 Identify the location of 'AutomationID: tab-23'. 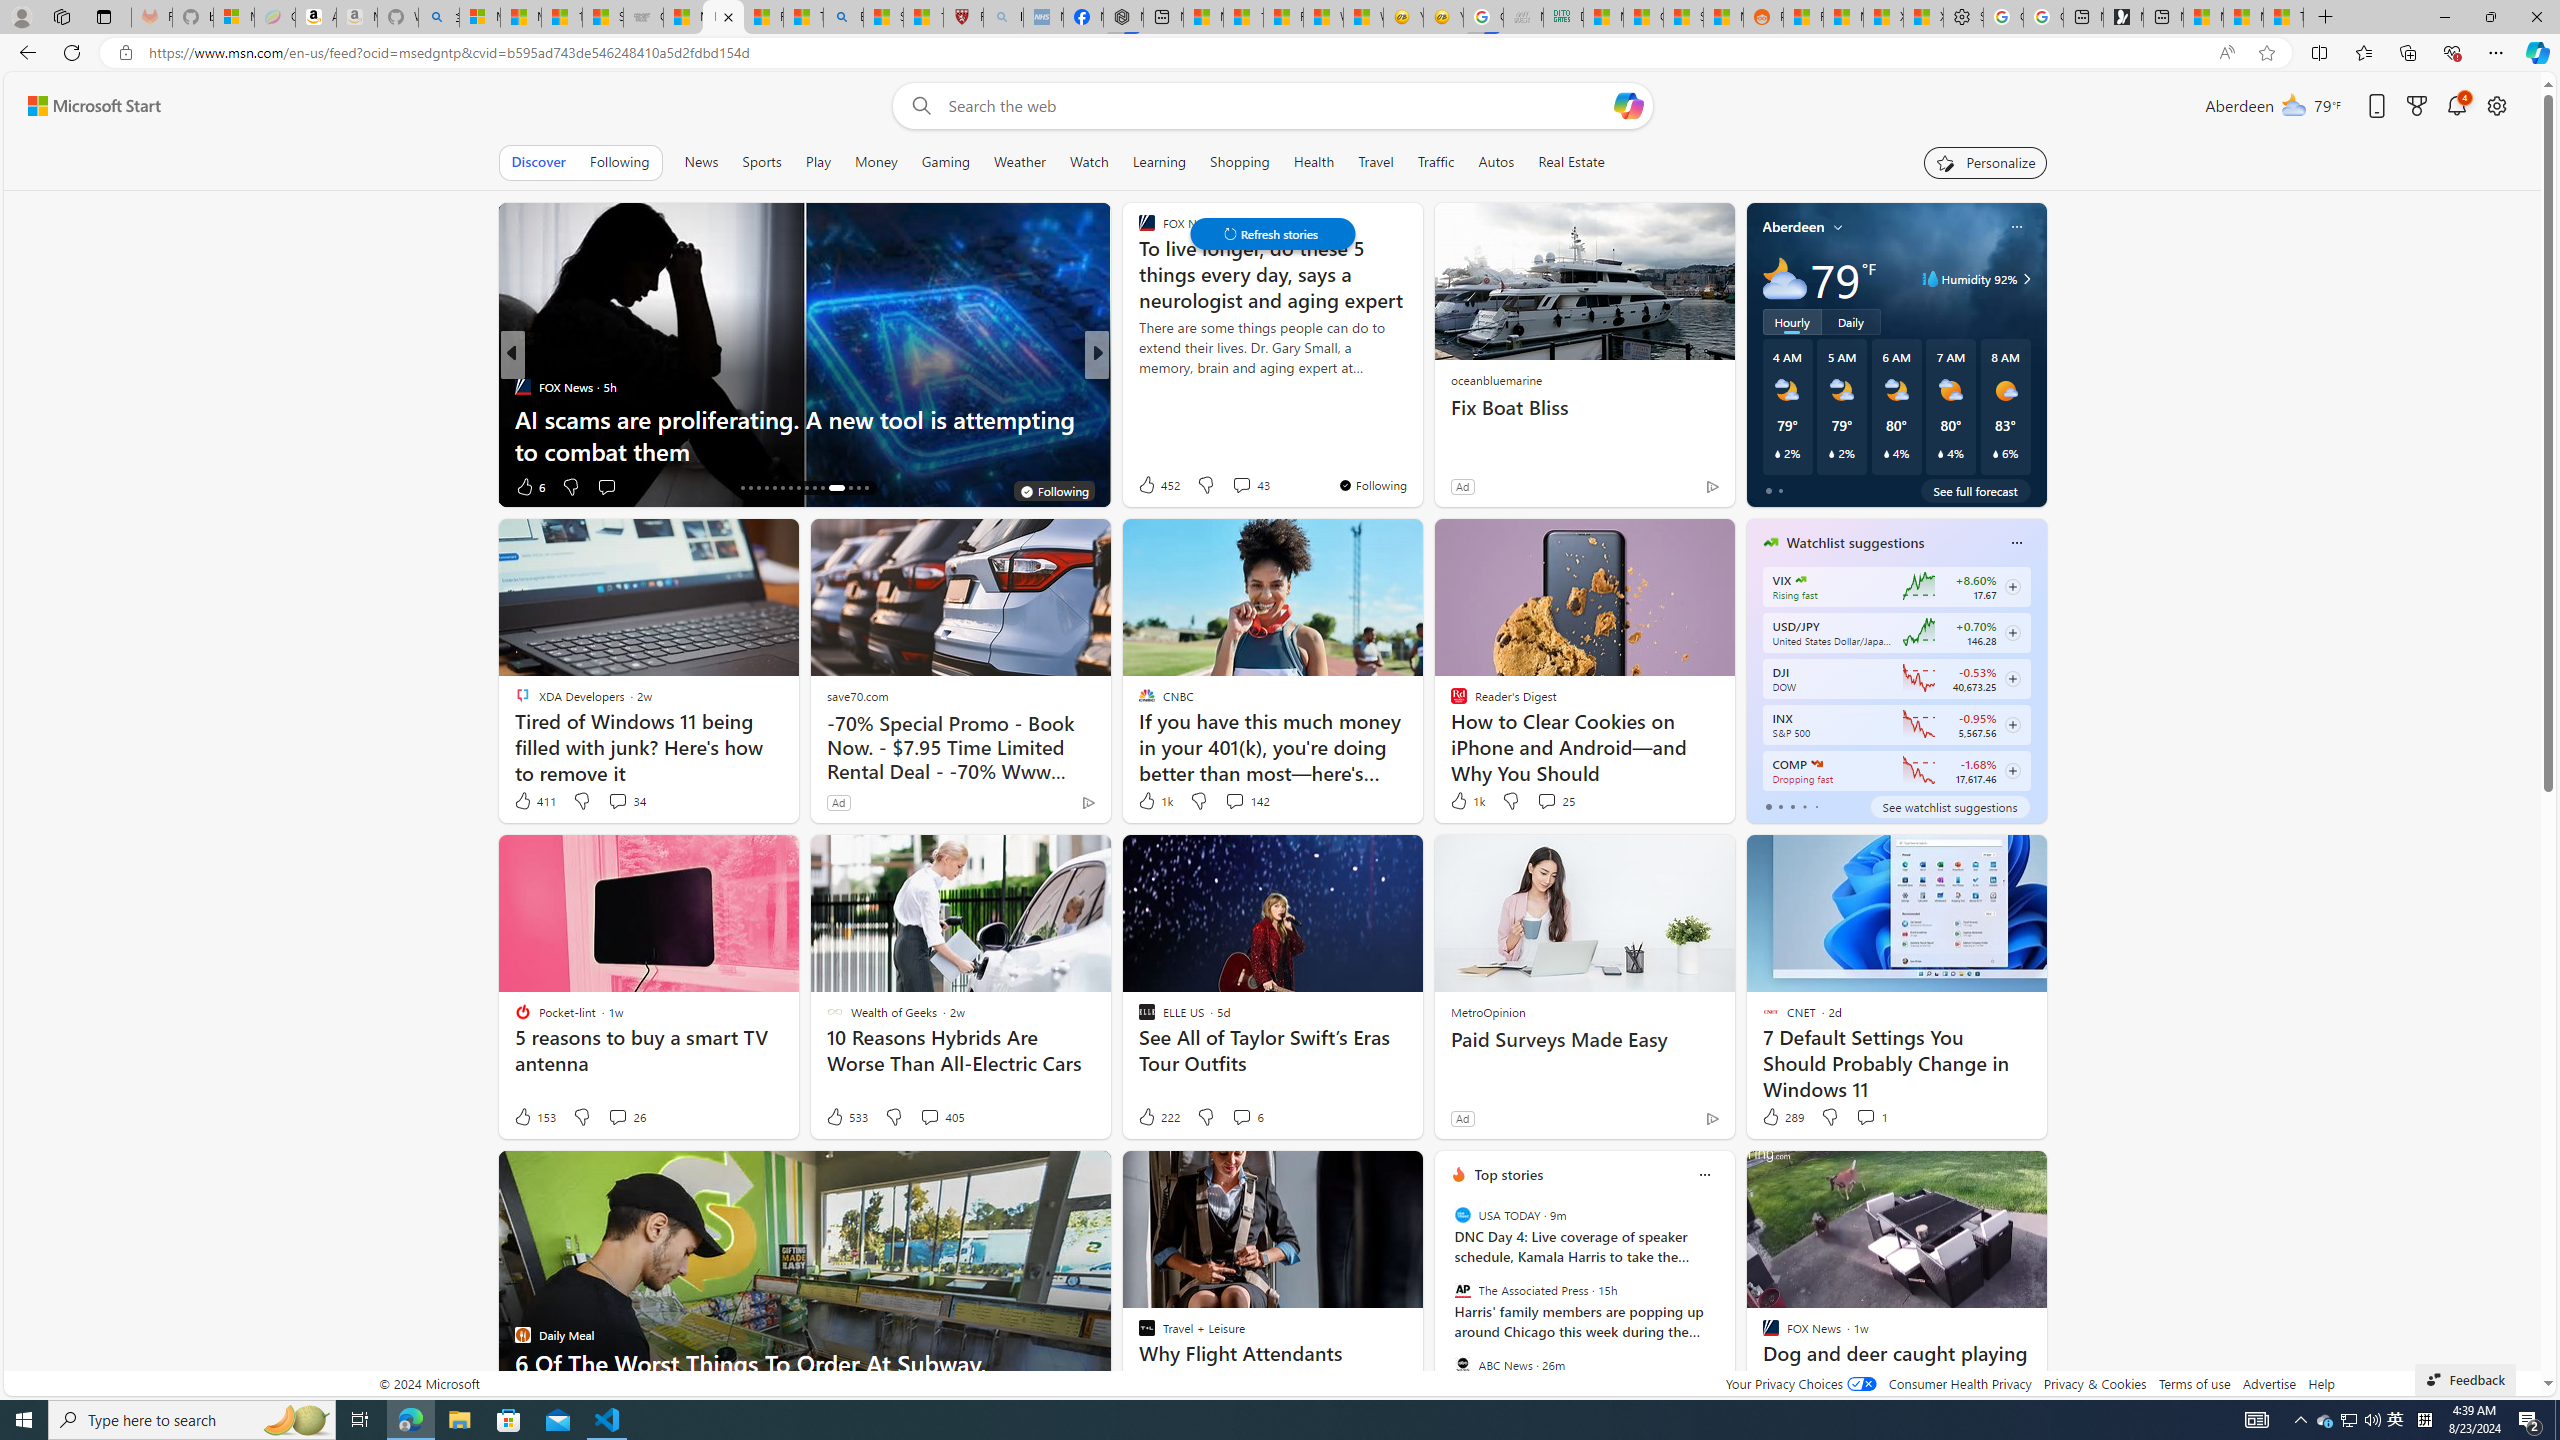
(798, 487).